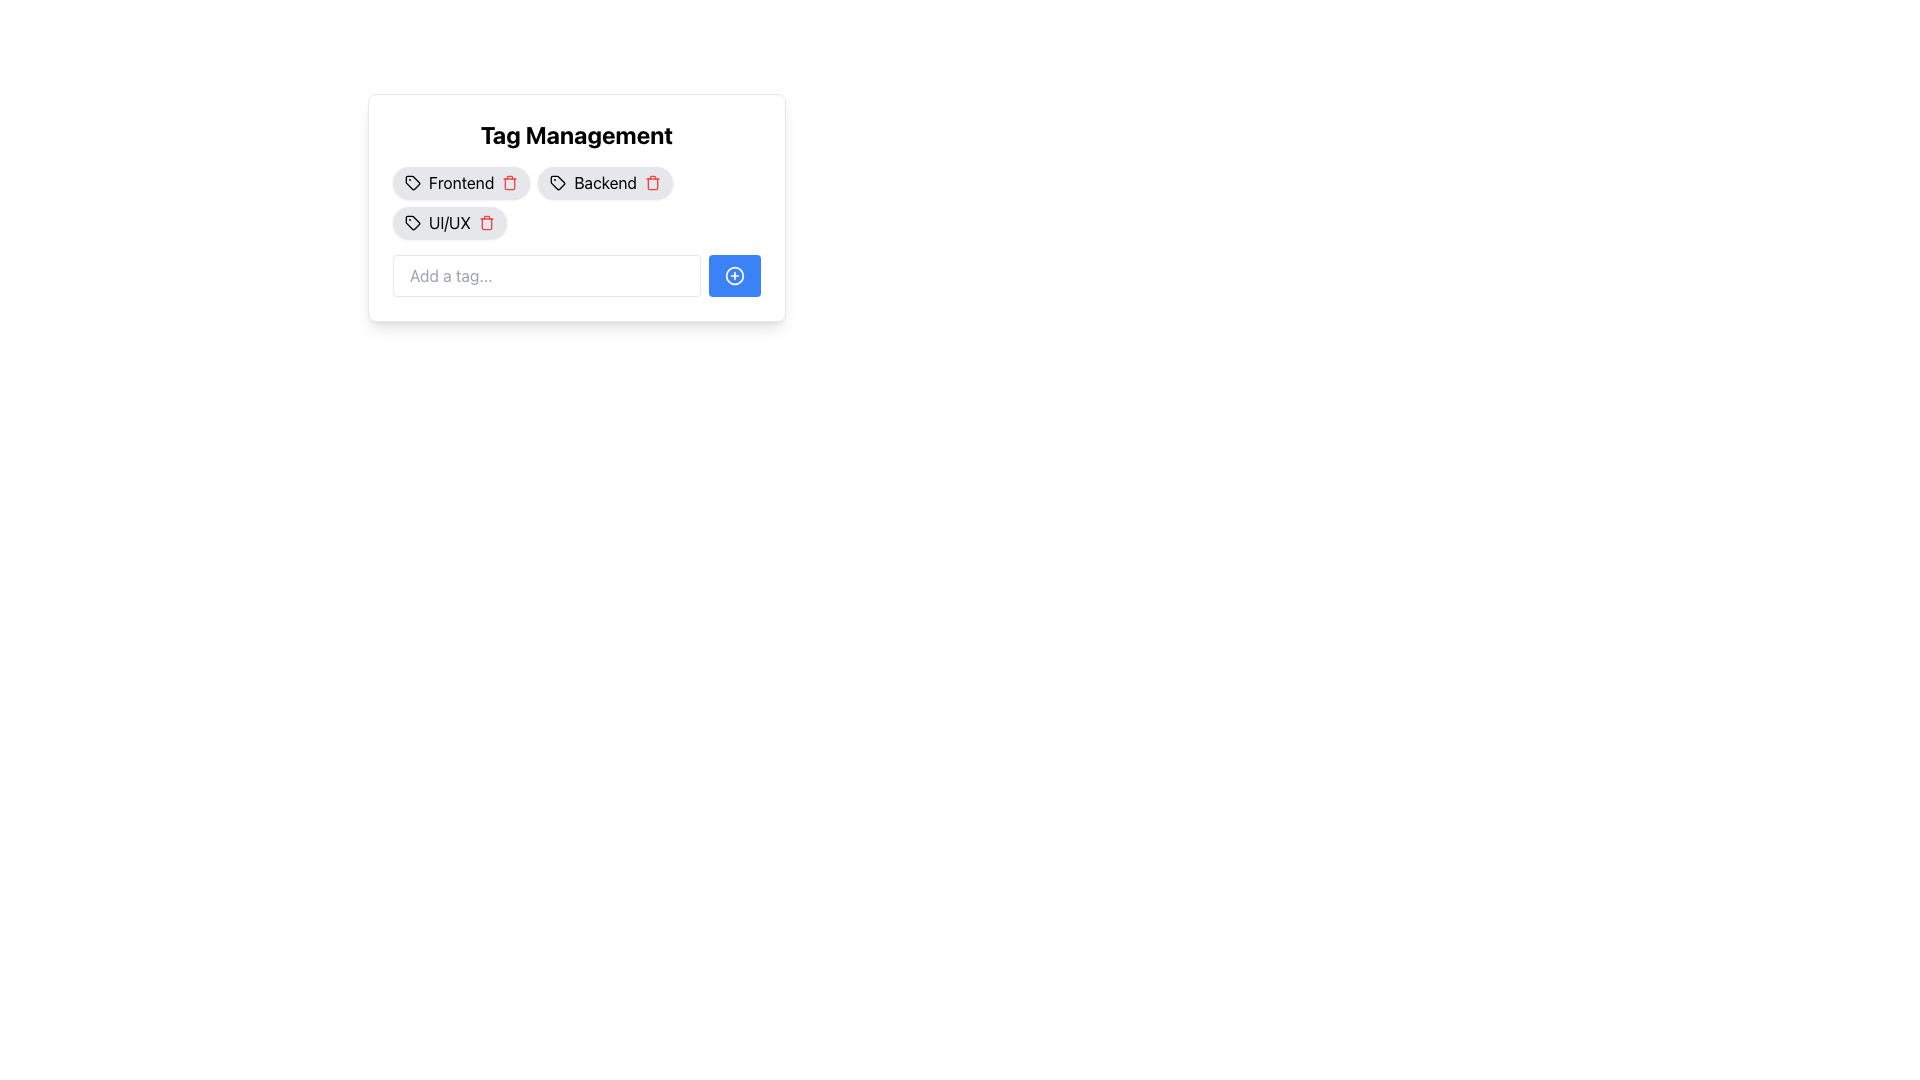 Image resolution: width=1920 pixels, height=1080 pixels. Describe the element at coordinates (733, 276) in the screenshot. I see `the button located at the far right of the input area labeled 'Add a tag...'` at that location.